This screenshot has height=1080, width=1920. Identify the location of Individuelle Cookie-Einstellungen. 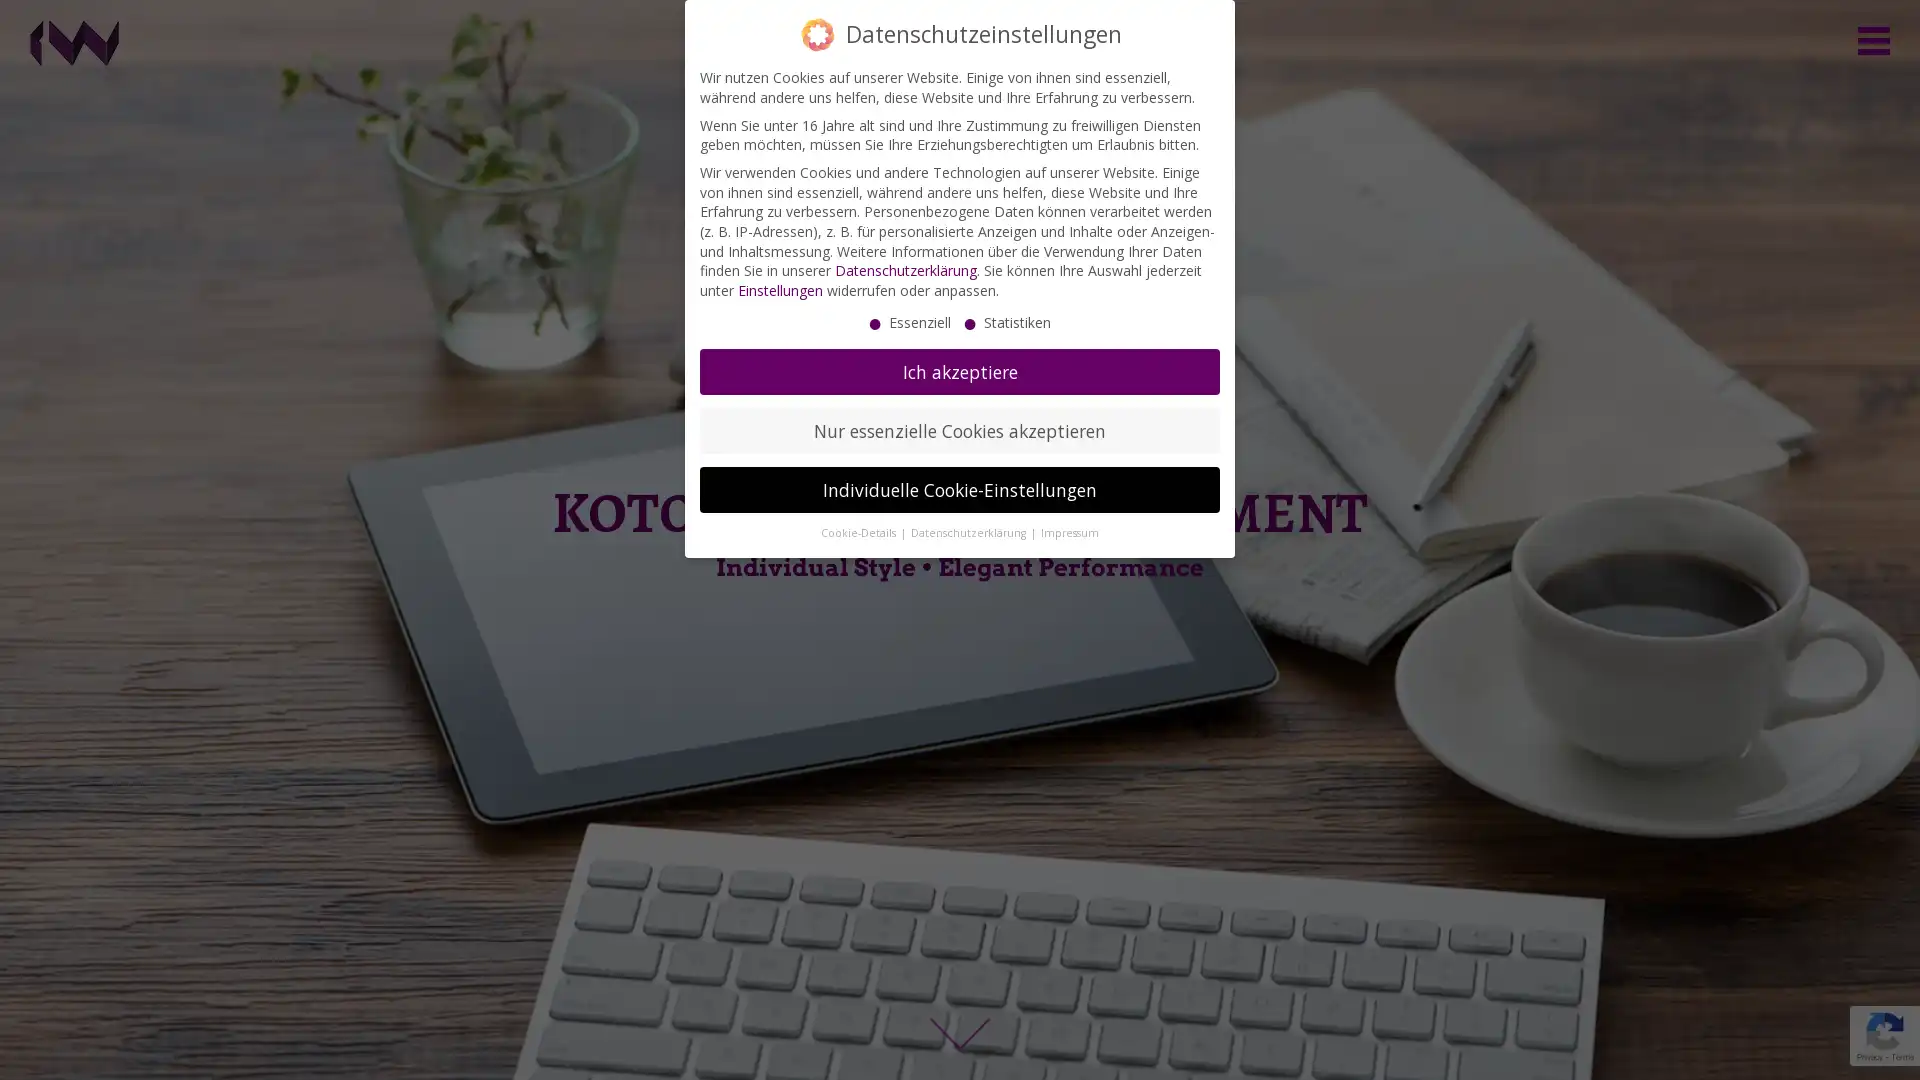
(960, 489).